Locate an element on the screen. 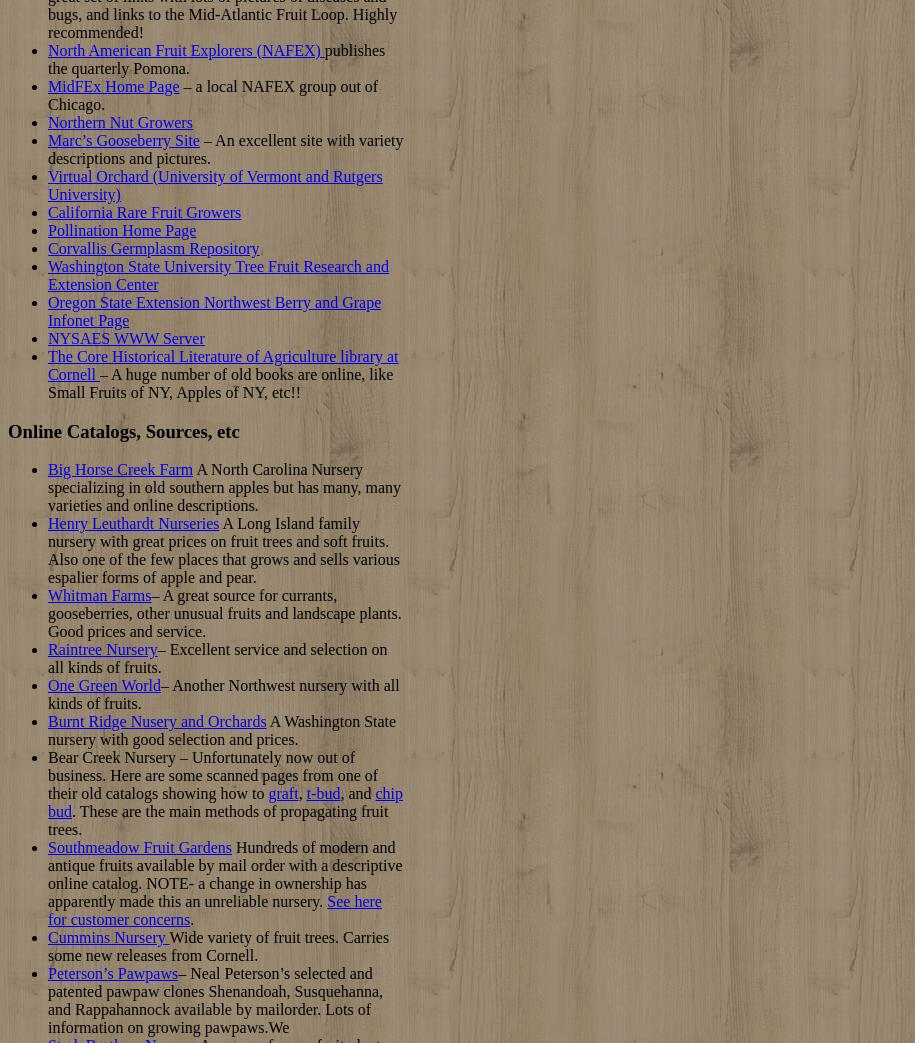 Image resolution: width=915 pixels, height=1043 pixels. '.' is located at coordinates (190, 918).